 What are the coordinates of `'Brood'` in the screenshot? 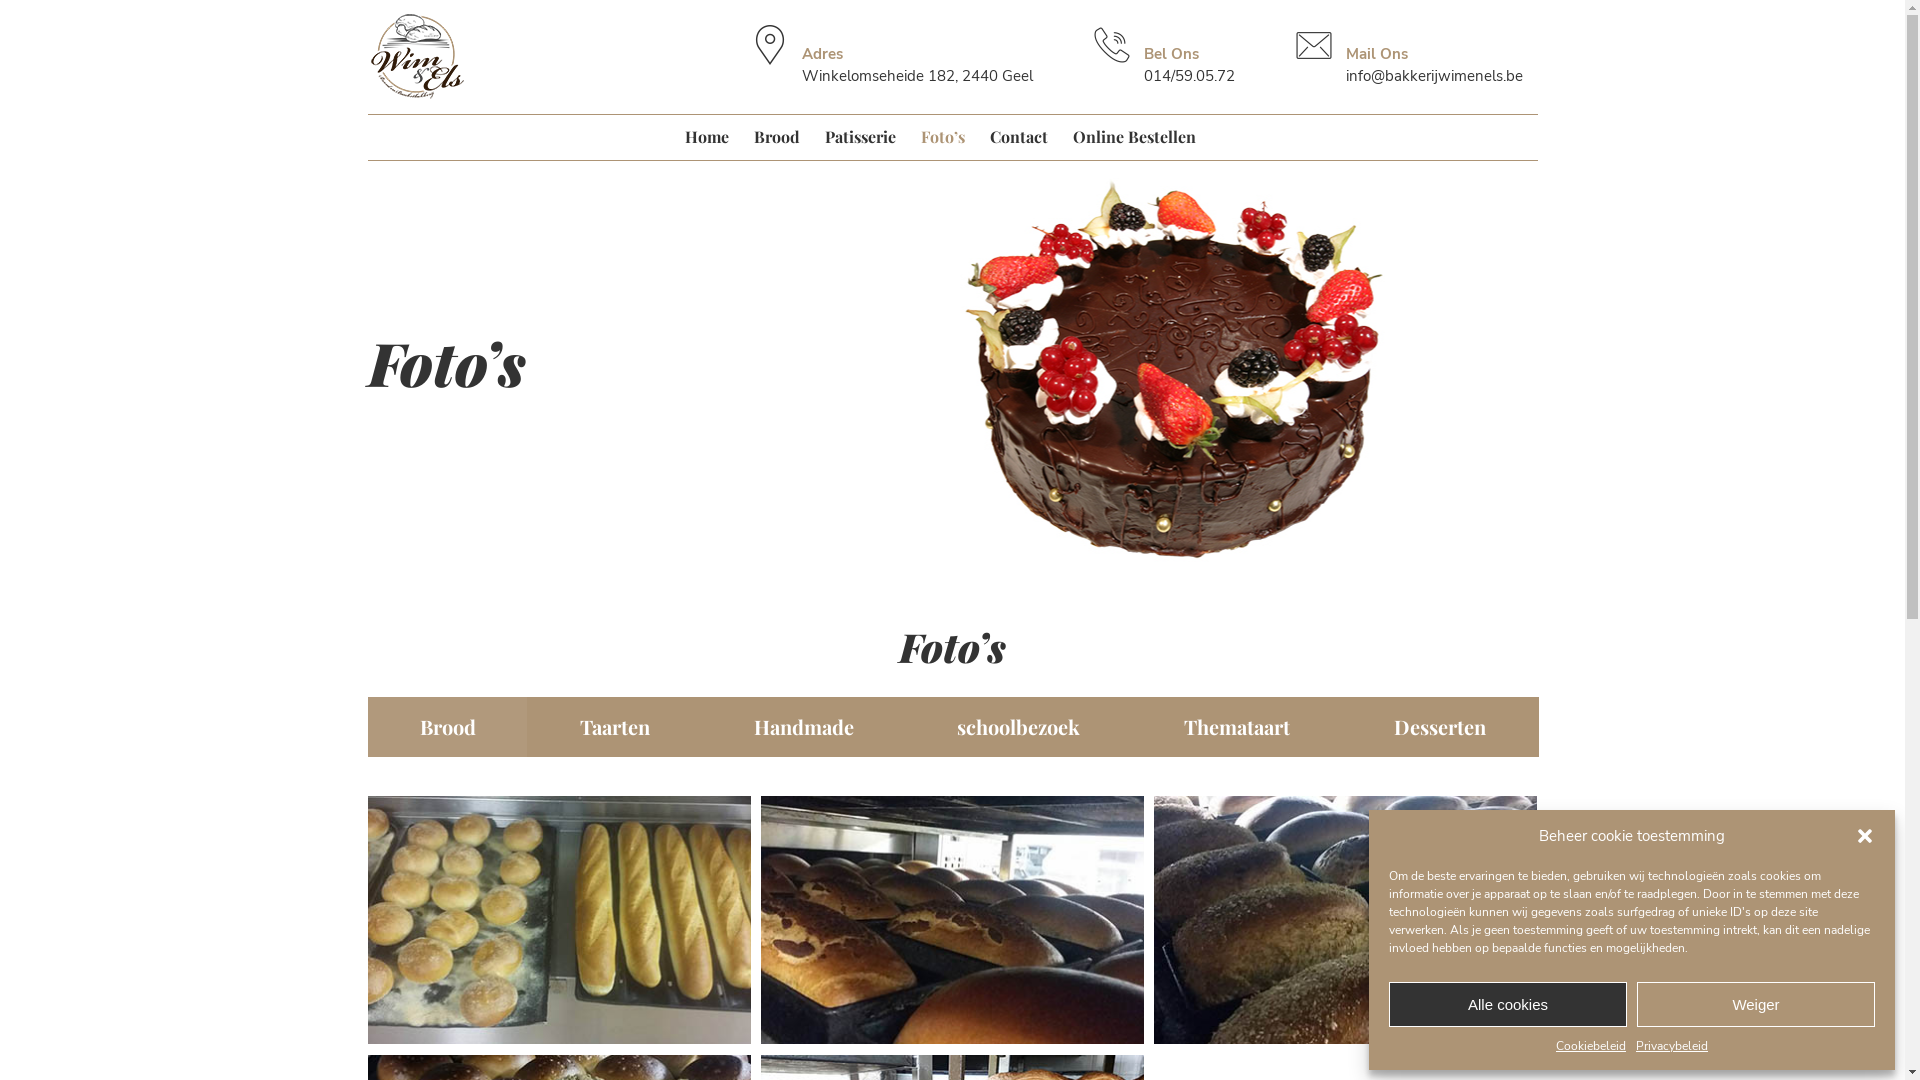 It's located at (447, 725).